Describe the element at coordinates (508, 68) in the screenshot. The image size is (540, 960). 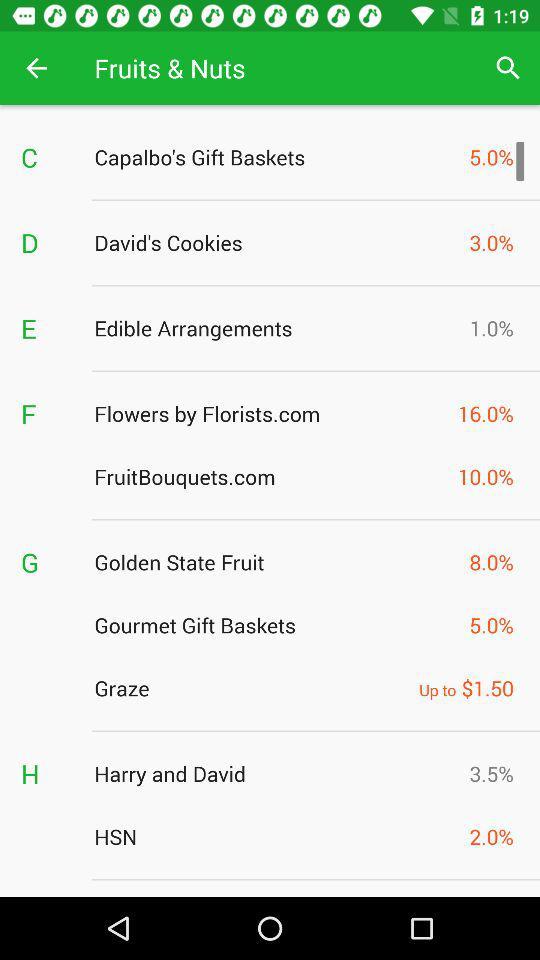
I see `app to the right of the fruits & nuts icon` at that location.